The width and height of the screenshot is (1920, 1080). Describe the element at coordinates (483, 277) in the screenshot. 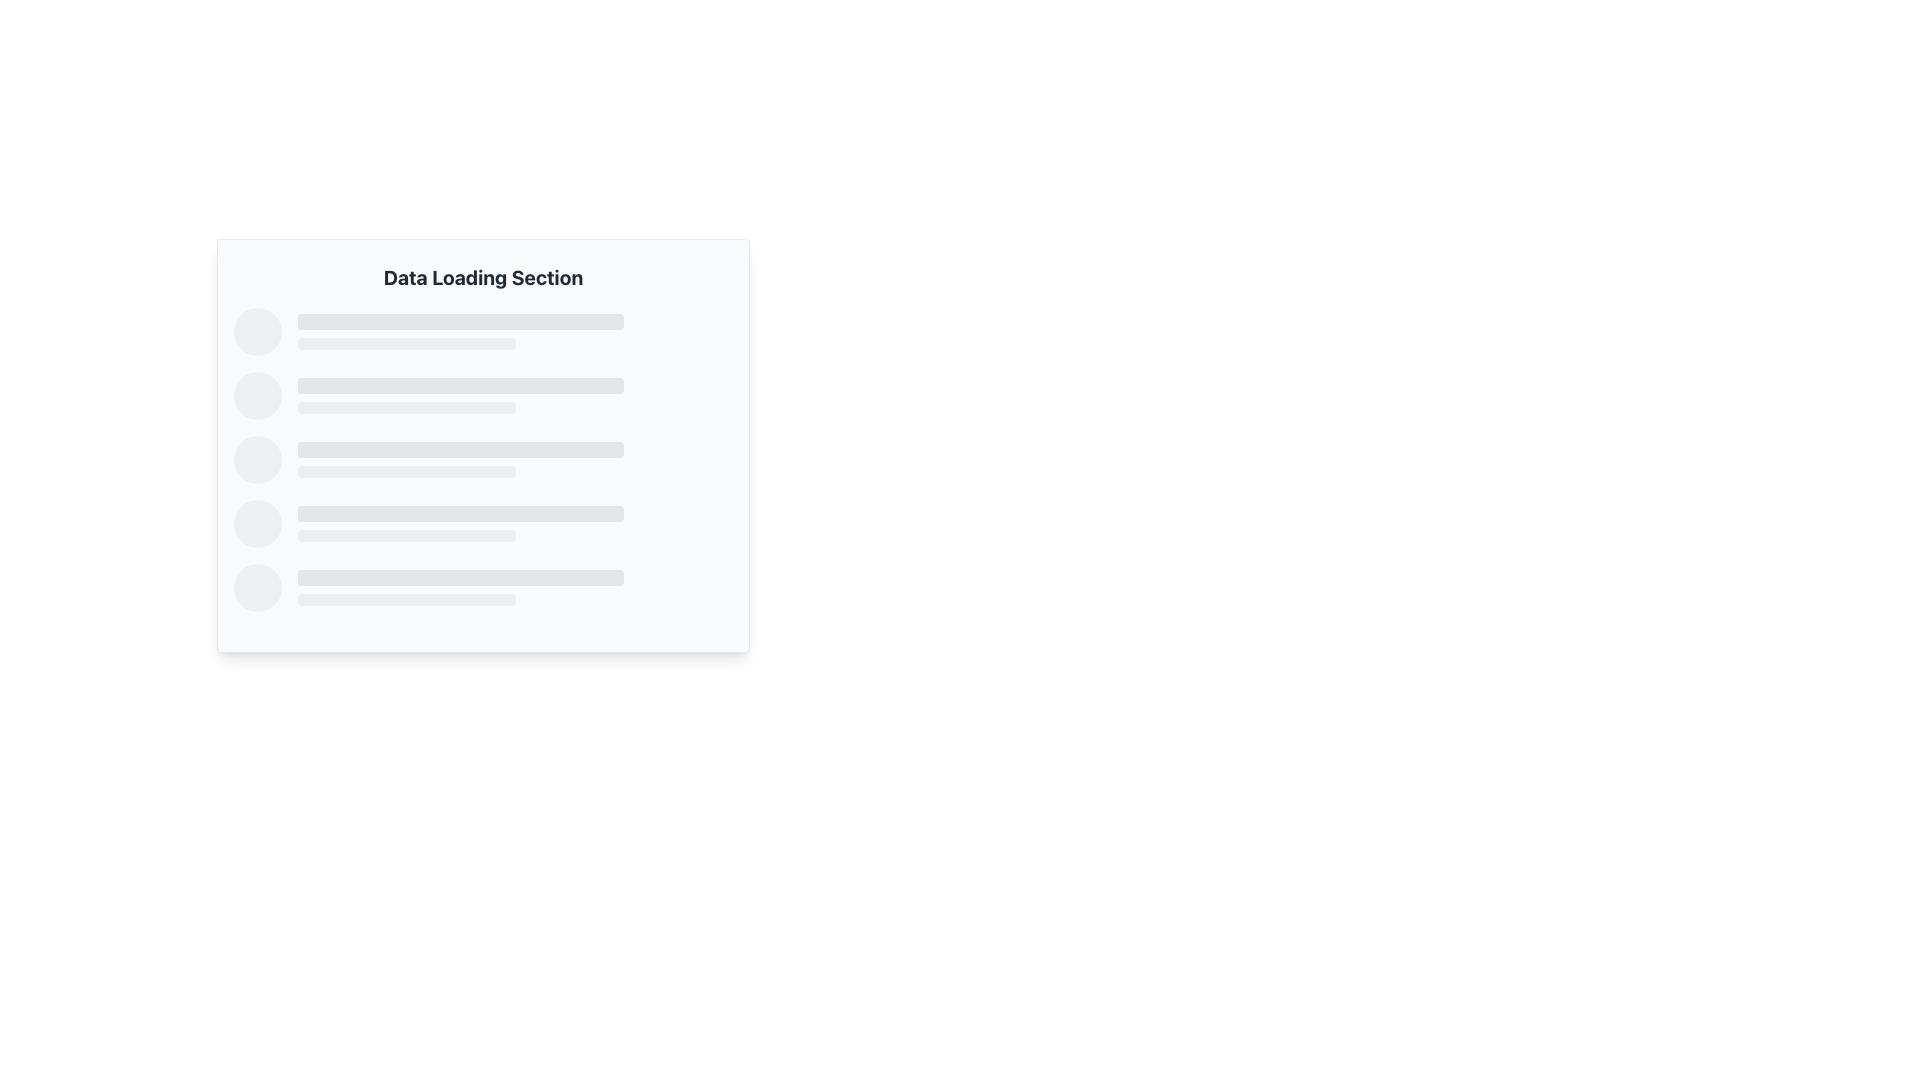

I see `the bold text label 'Data Loading Section' which is prominently displayed at the top of the panel` at that location.